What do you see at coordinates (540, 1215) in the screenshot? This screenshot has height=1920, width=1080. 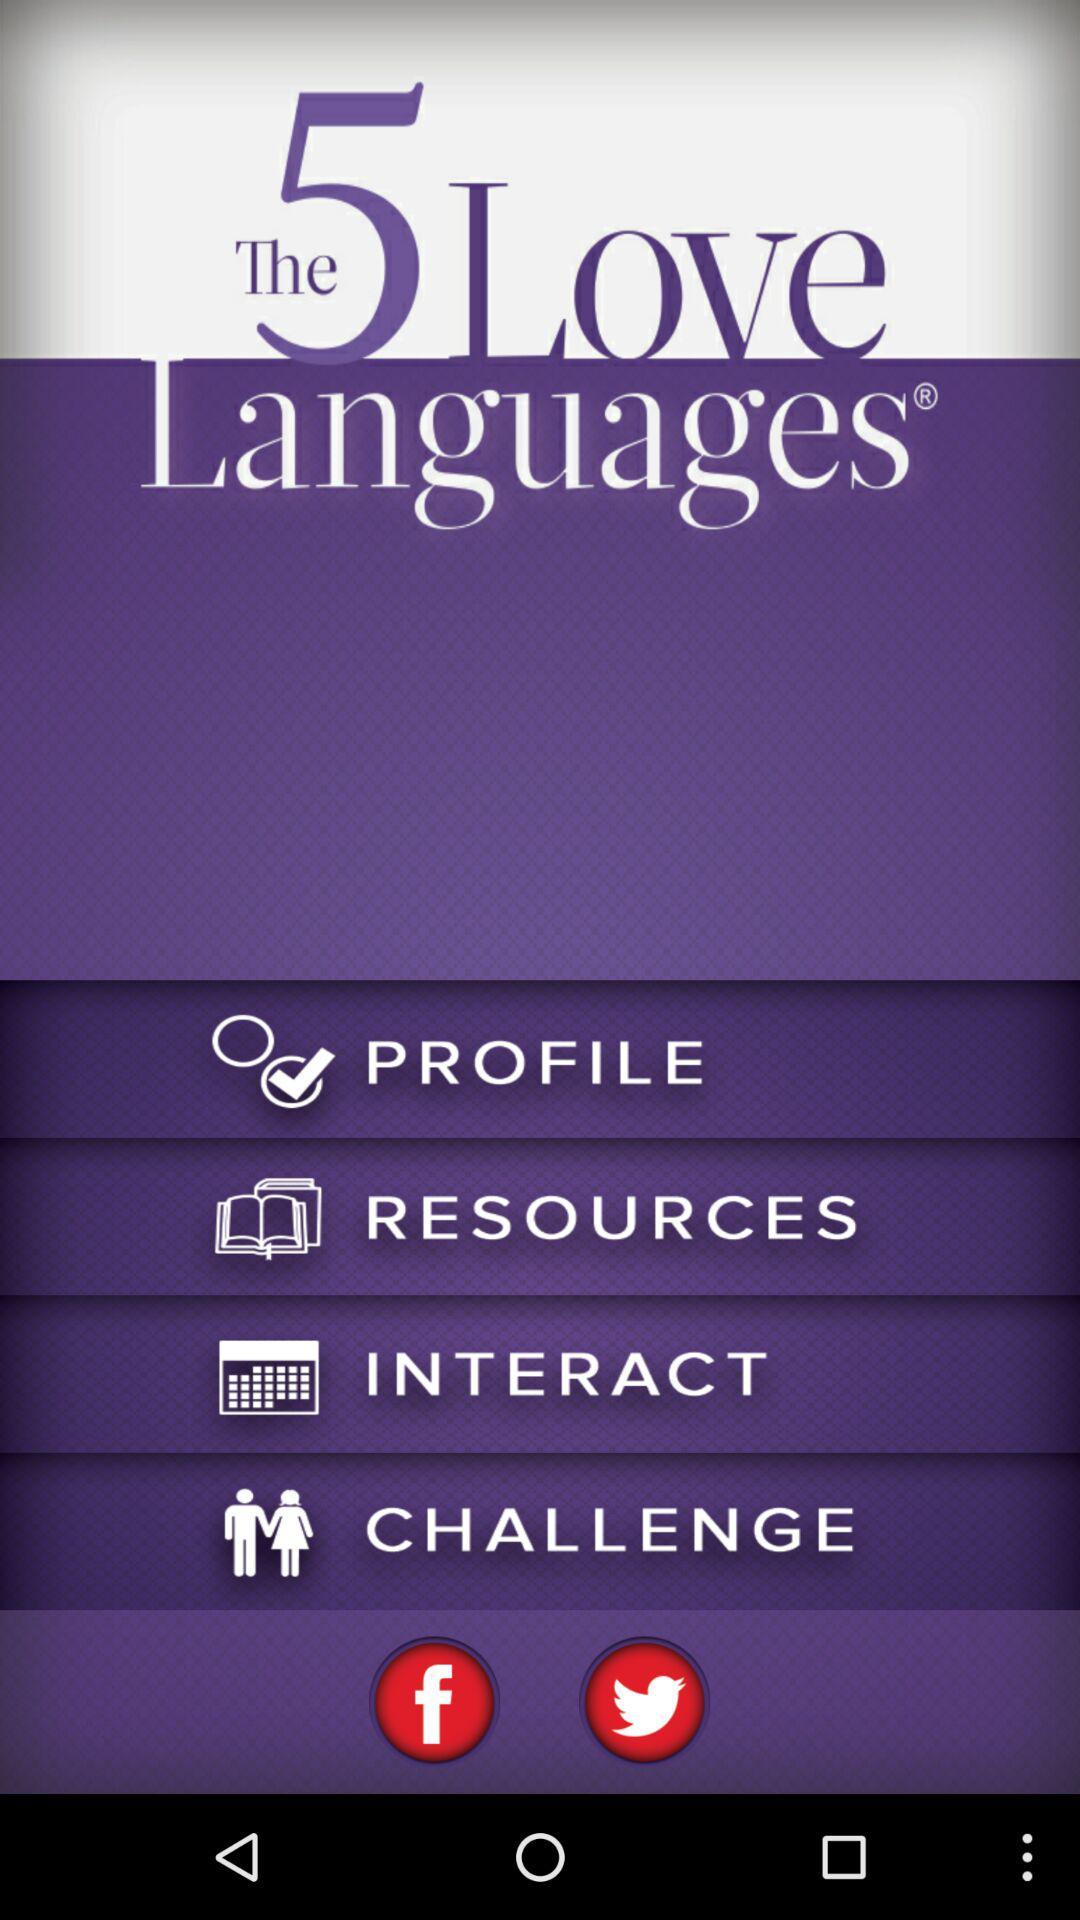 I see `resource` at bounding box center [540, 1215].